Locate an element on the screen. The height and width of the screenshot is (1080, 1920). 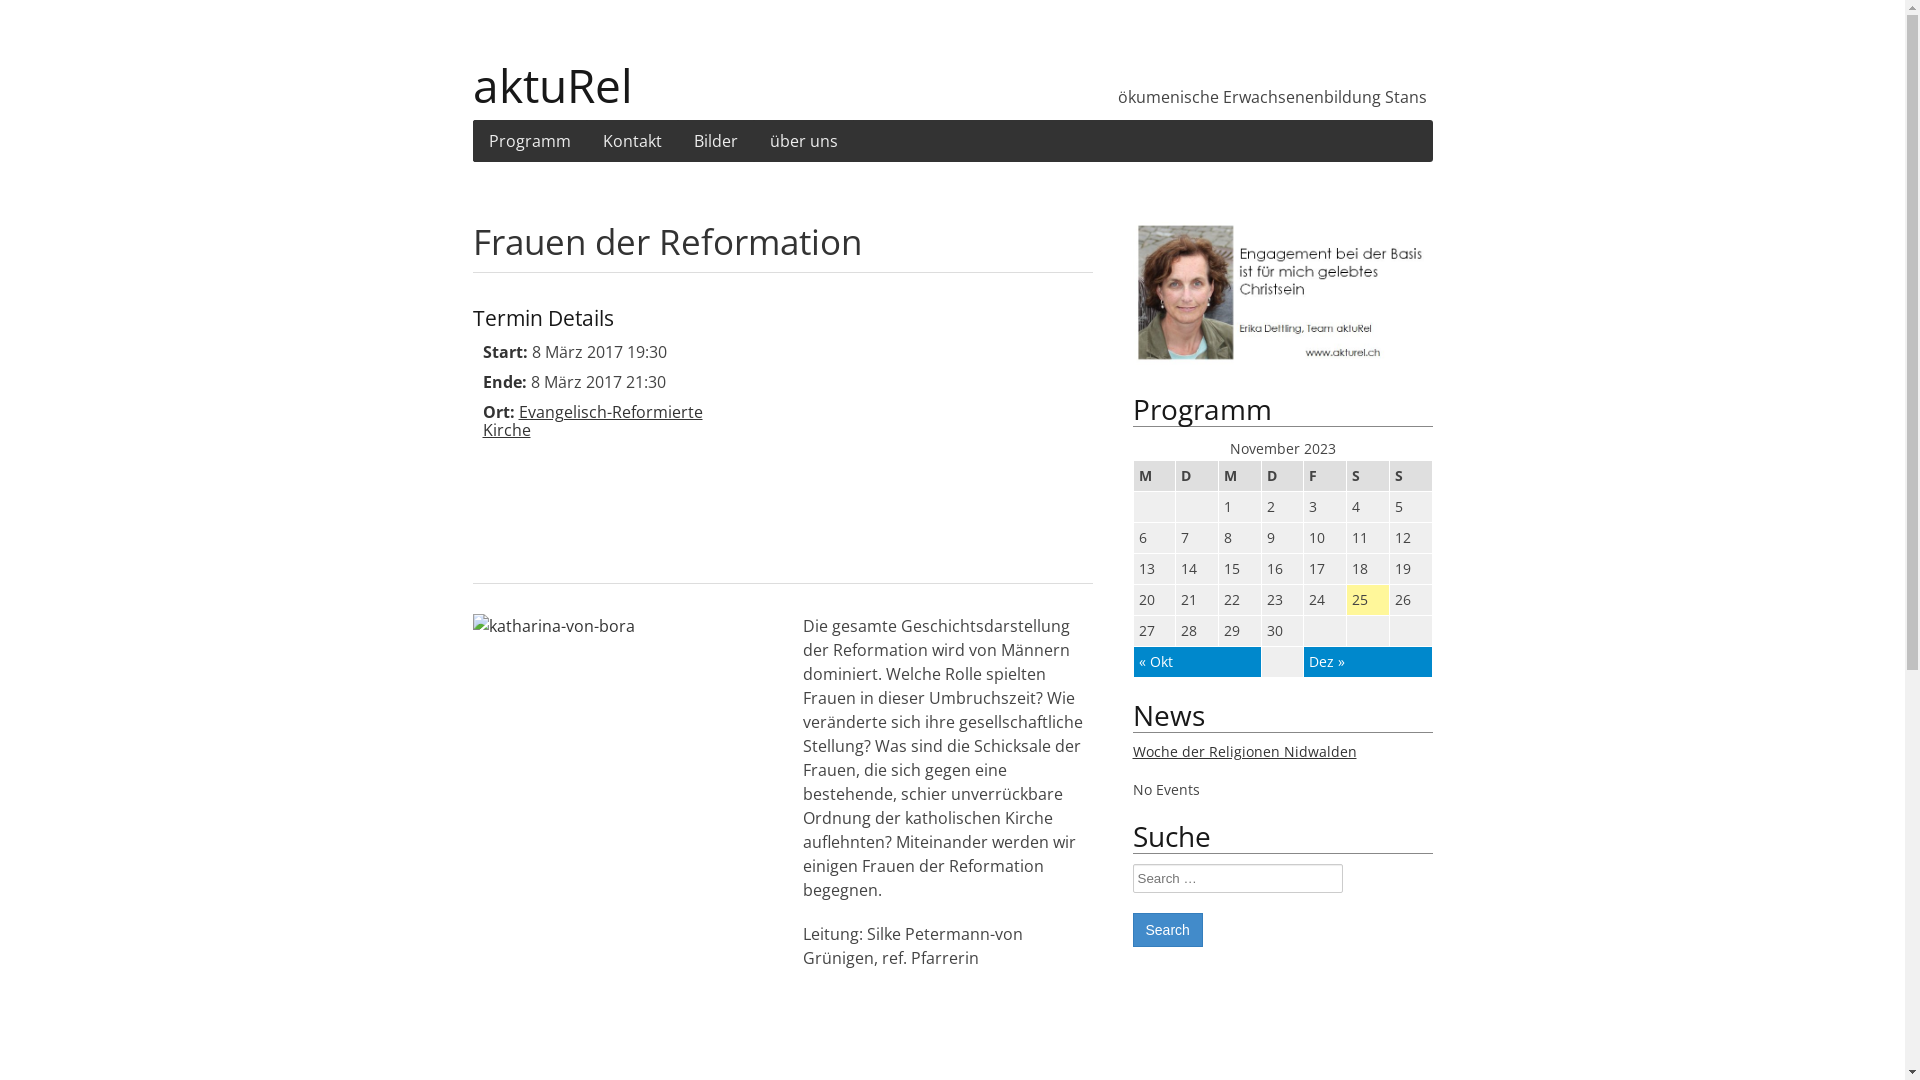
'Search' is located at coordinates (1166, 929).